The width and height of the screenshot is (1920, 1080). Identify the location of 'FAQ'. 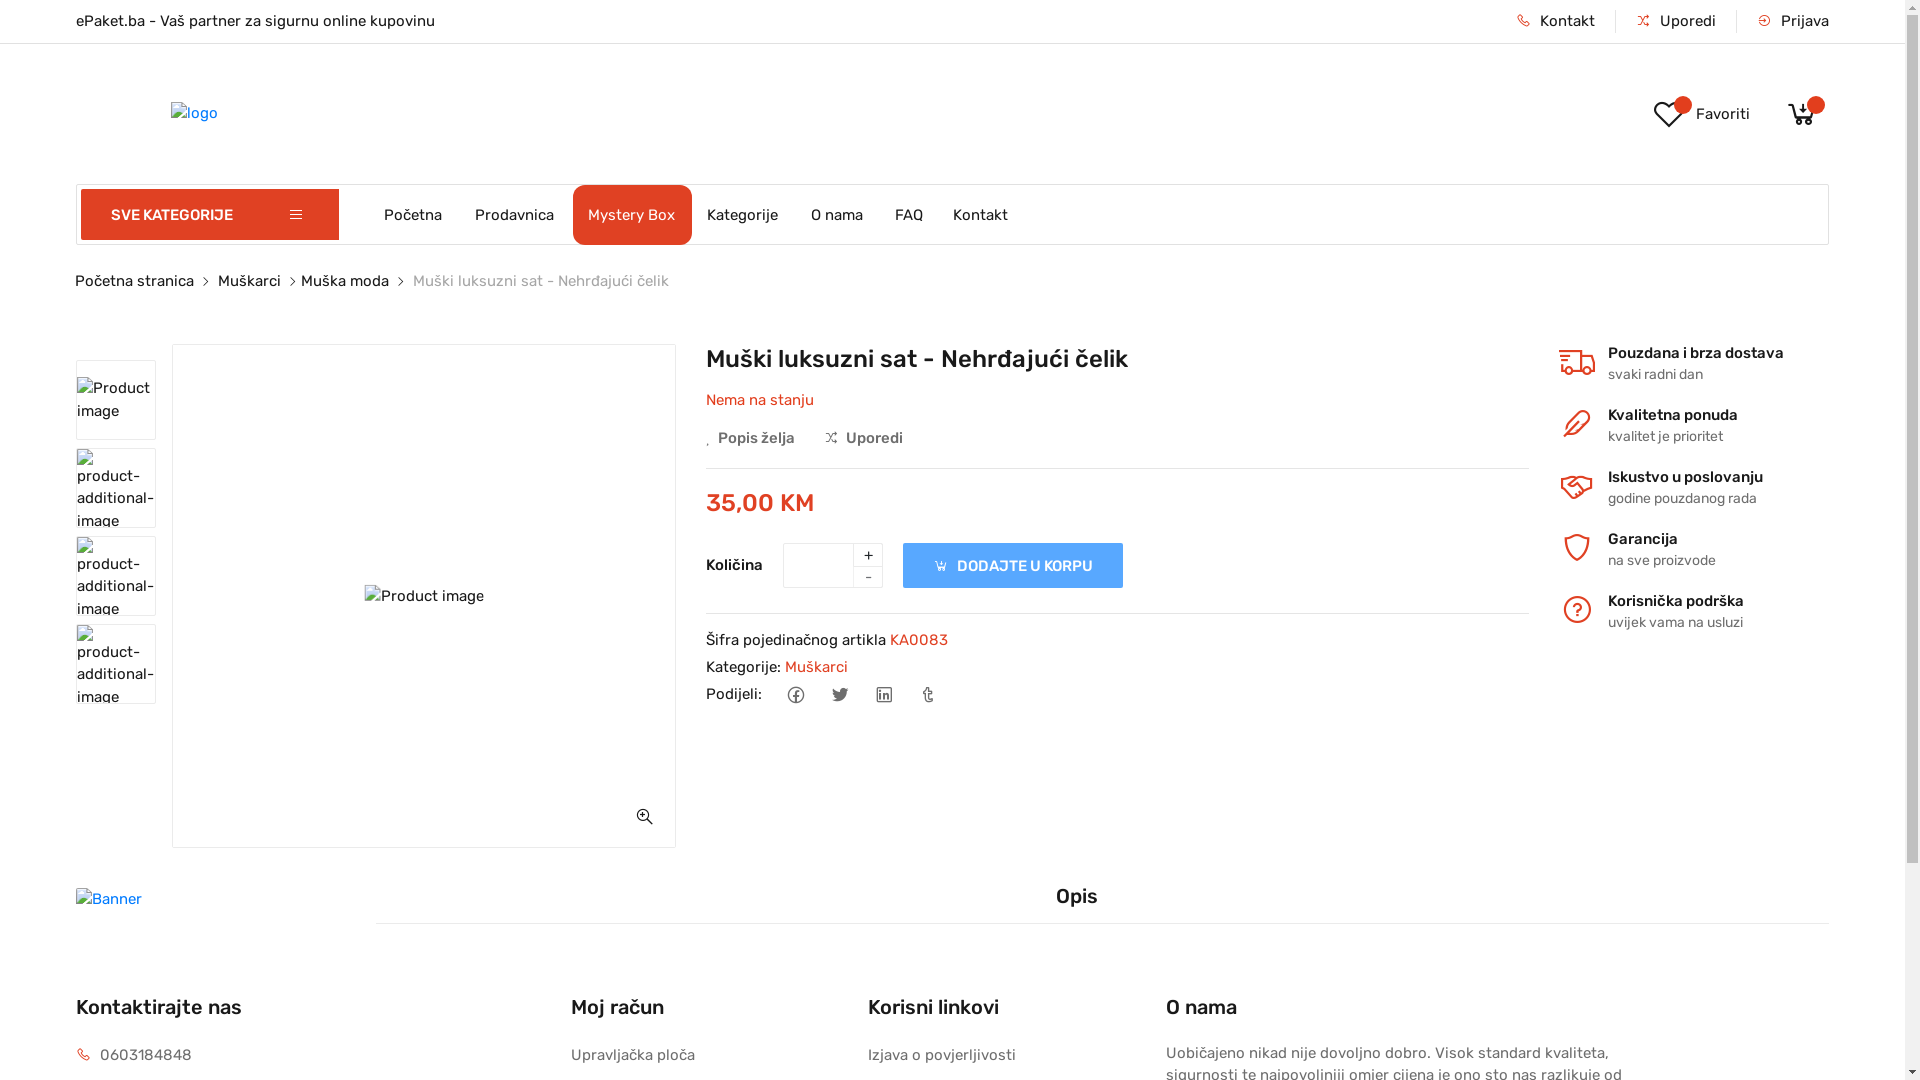
(879, 213).